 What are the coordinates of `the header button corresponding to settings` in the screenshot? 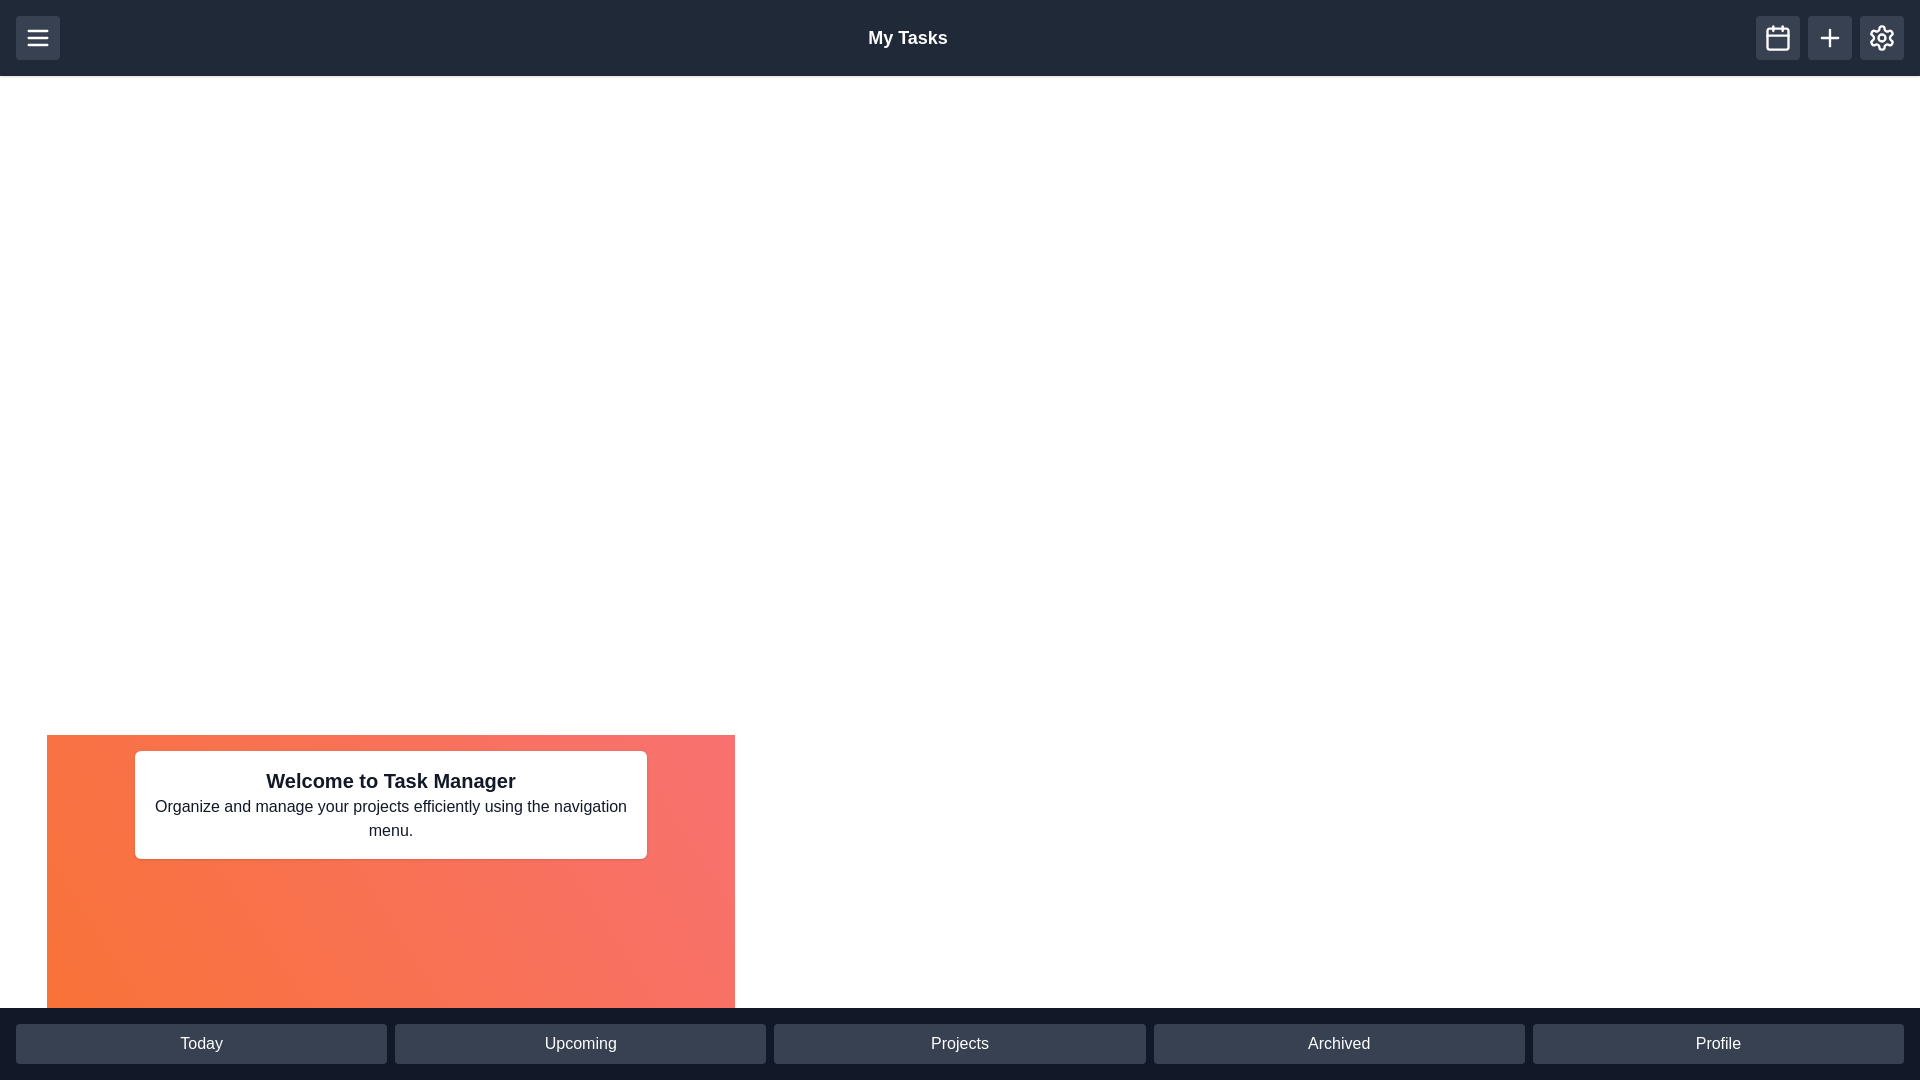 It's located at (1880, 38).